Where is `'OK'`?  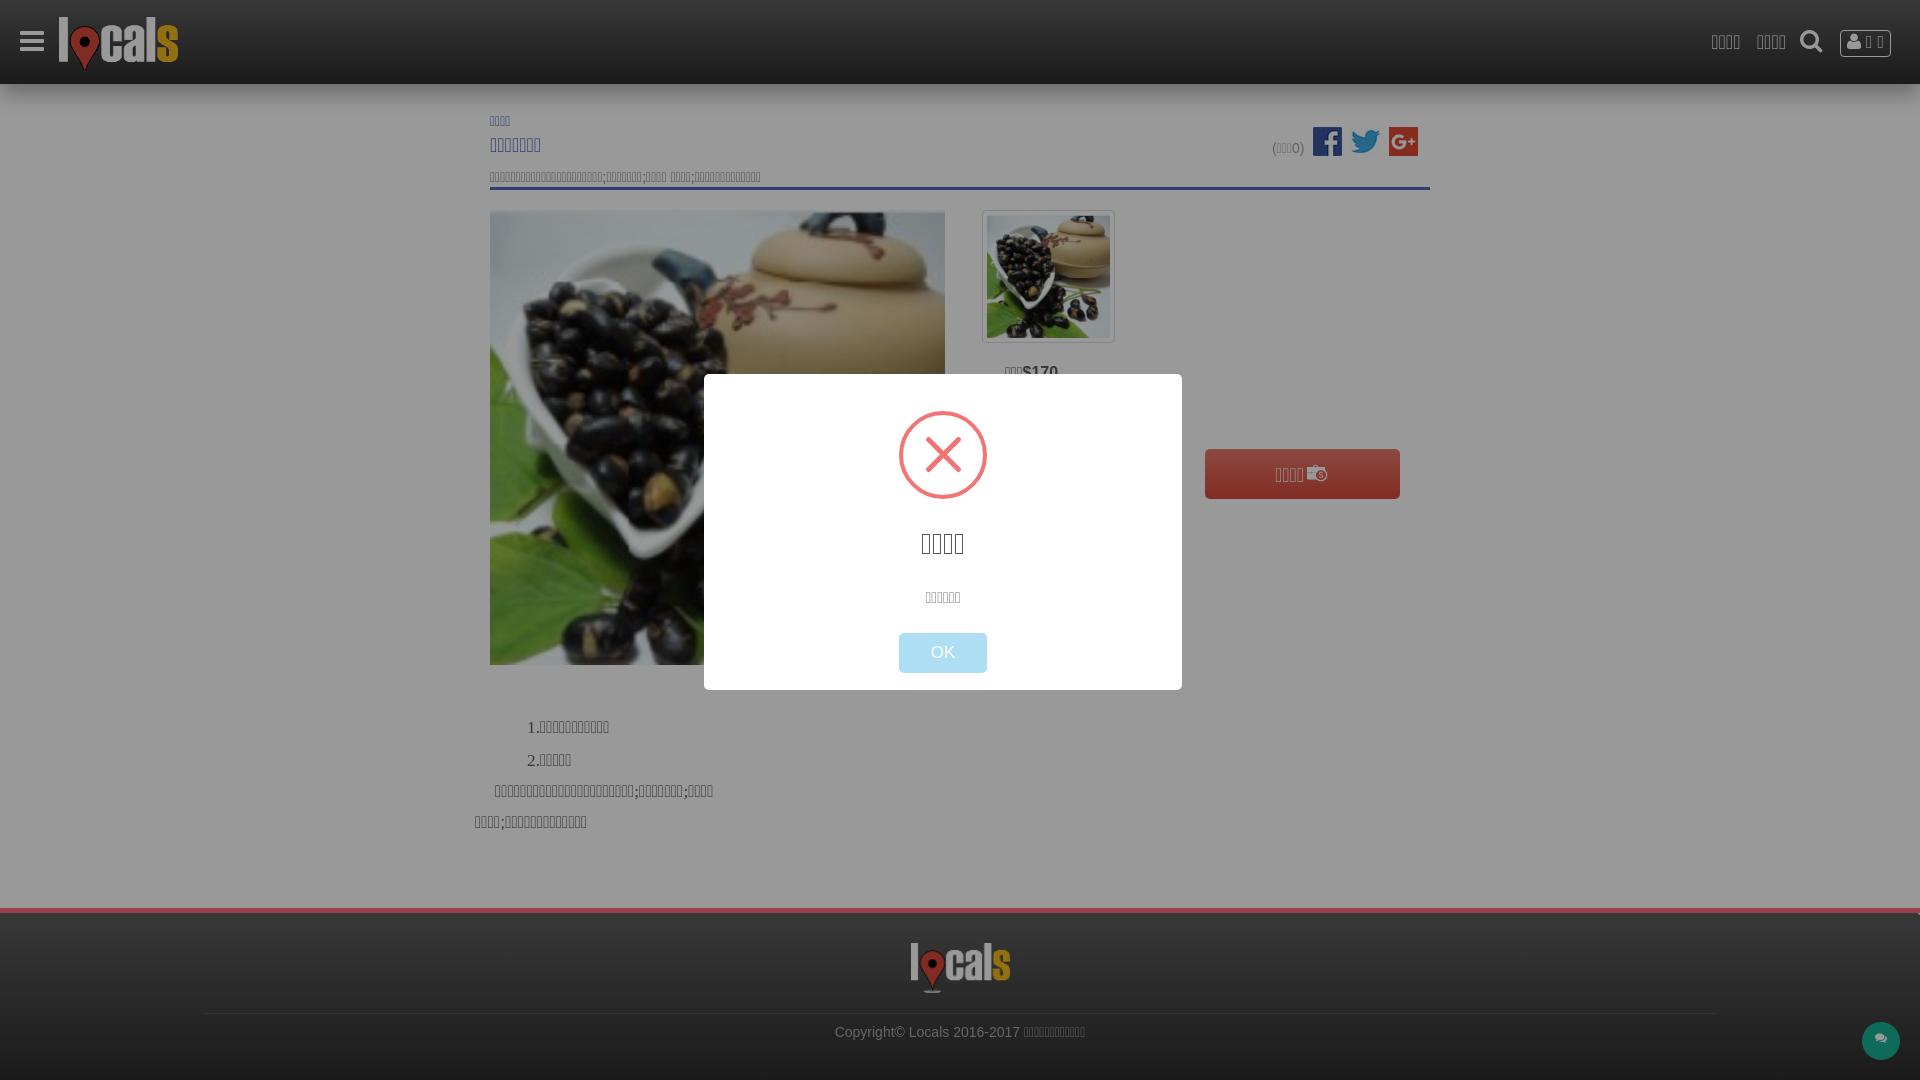 'OK' is located at coordinates (897, 652).